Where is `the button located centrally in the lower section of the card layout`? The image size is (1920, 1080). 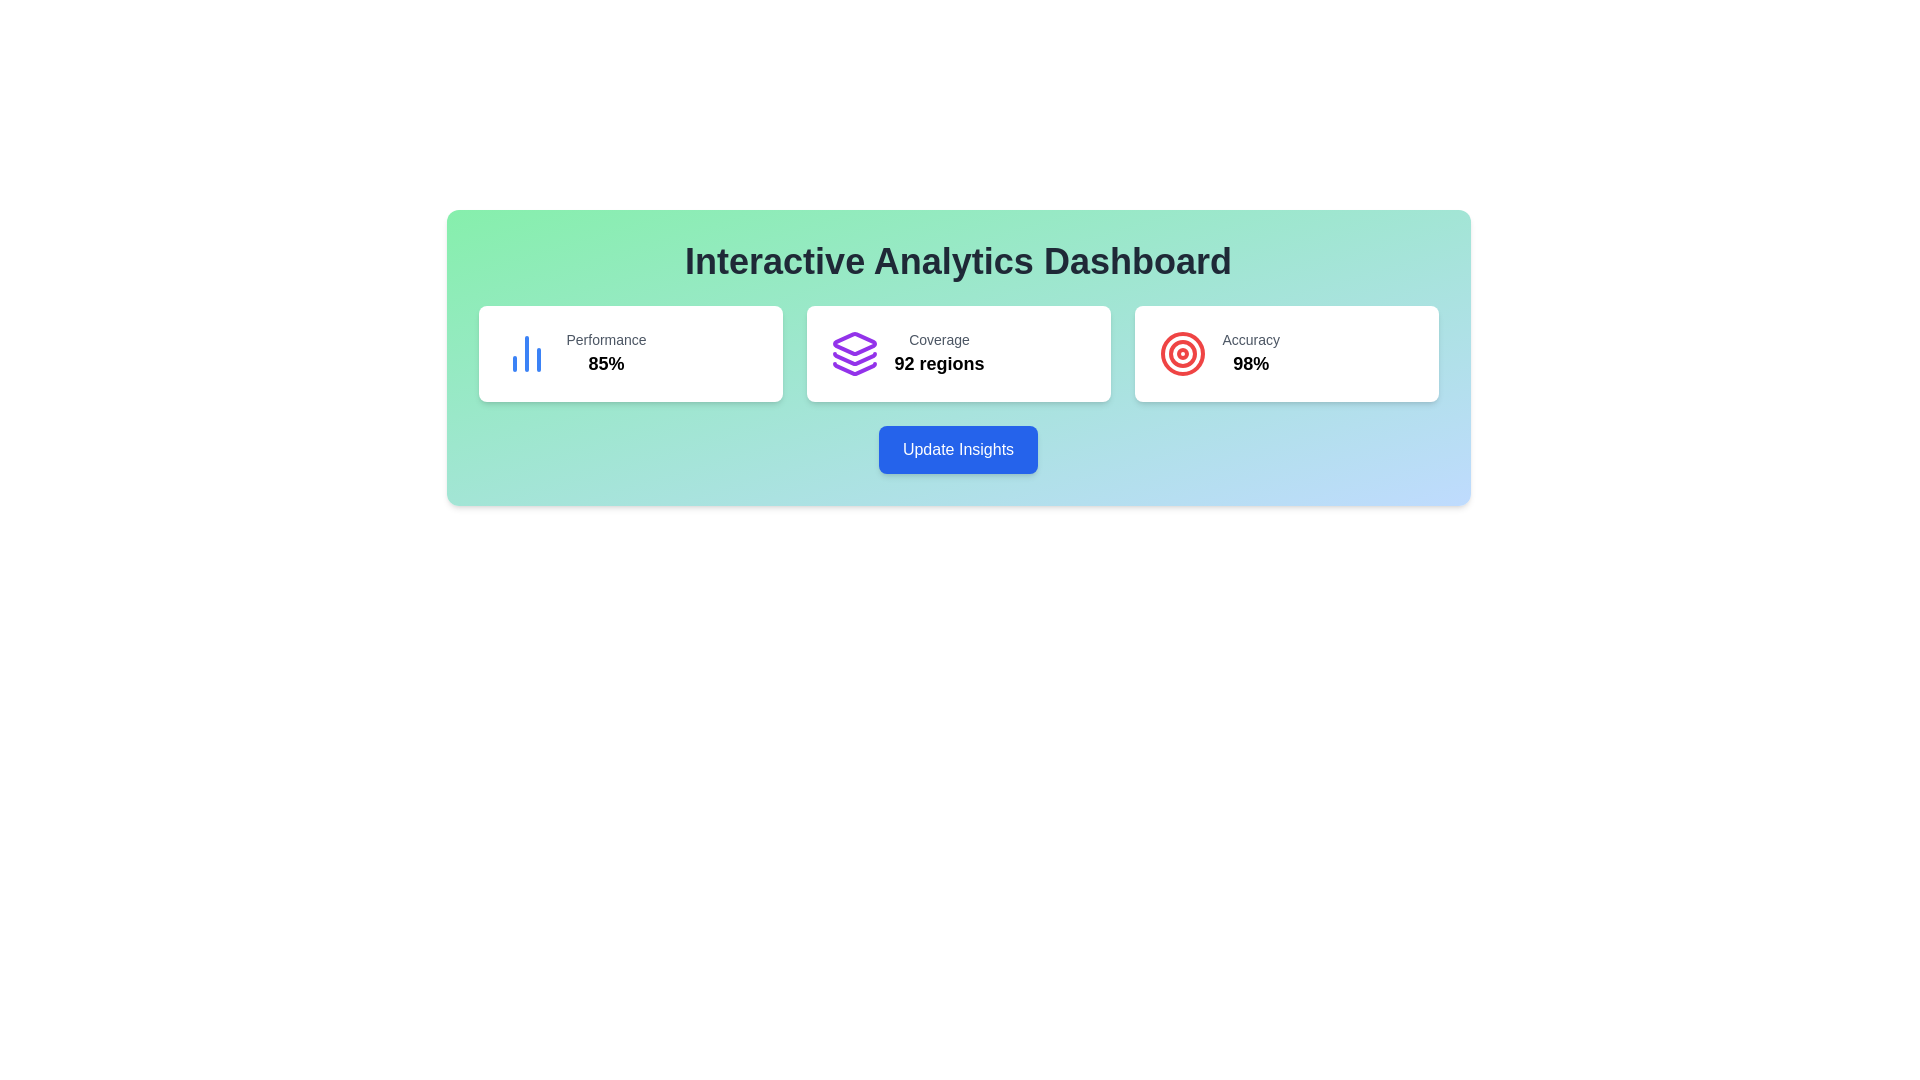
the button located centrally in the lower section of the card layout is located at coordinates (957, 450).